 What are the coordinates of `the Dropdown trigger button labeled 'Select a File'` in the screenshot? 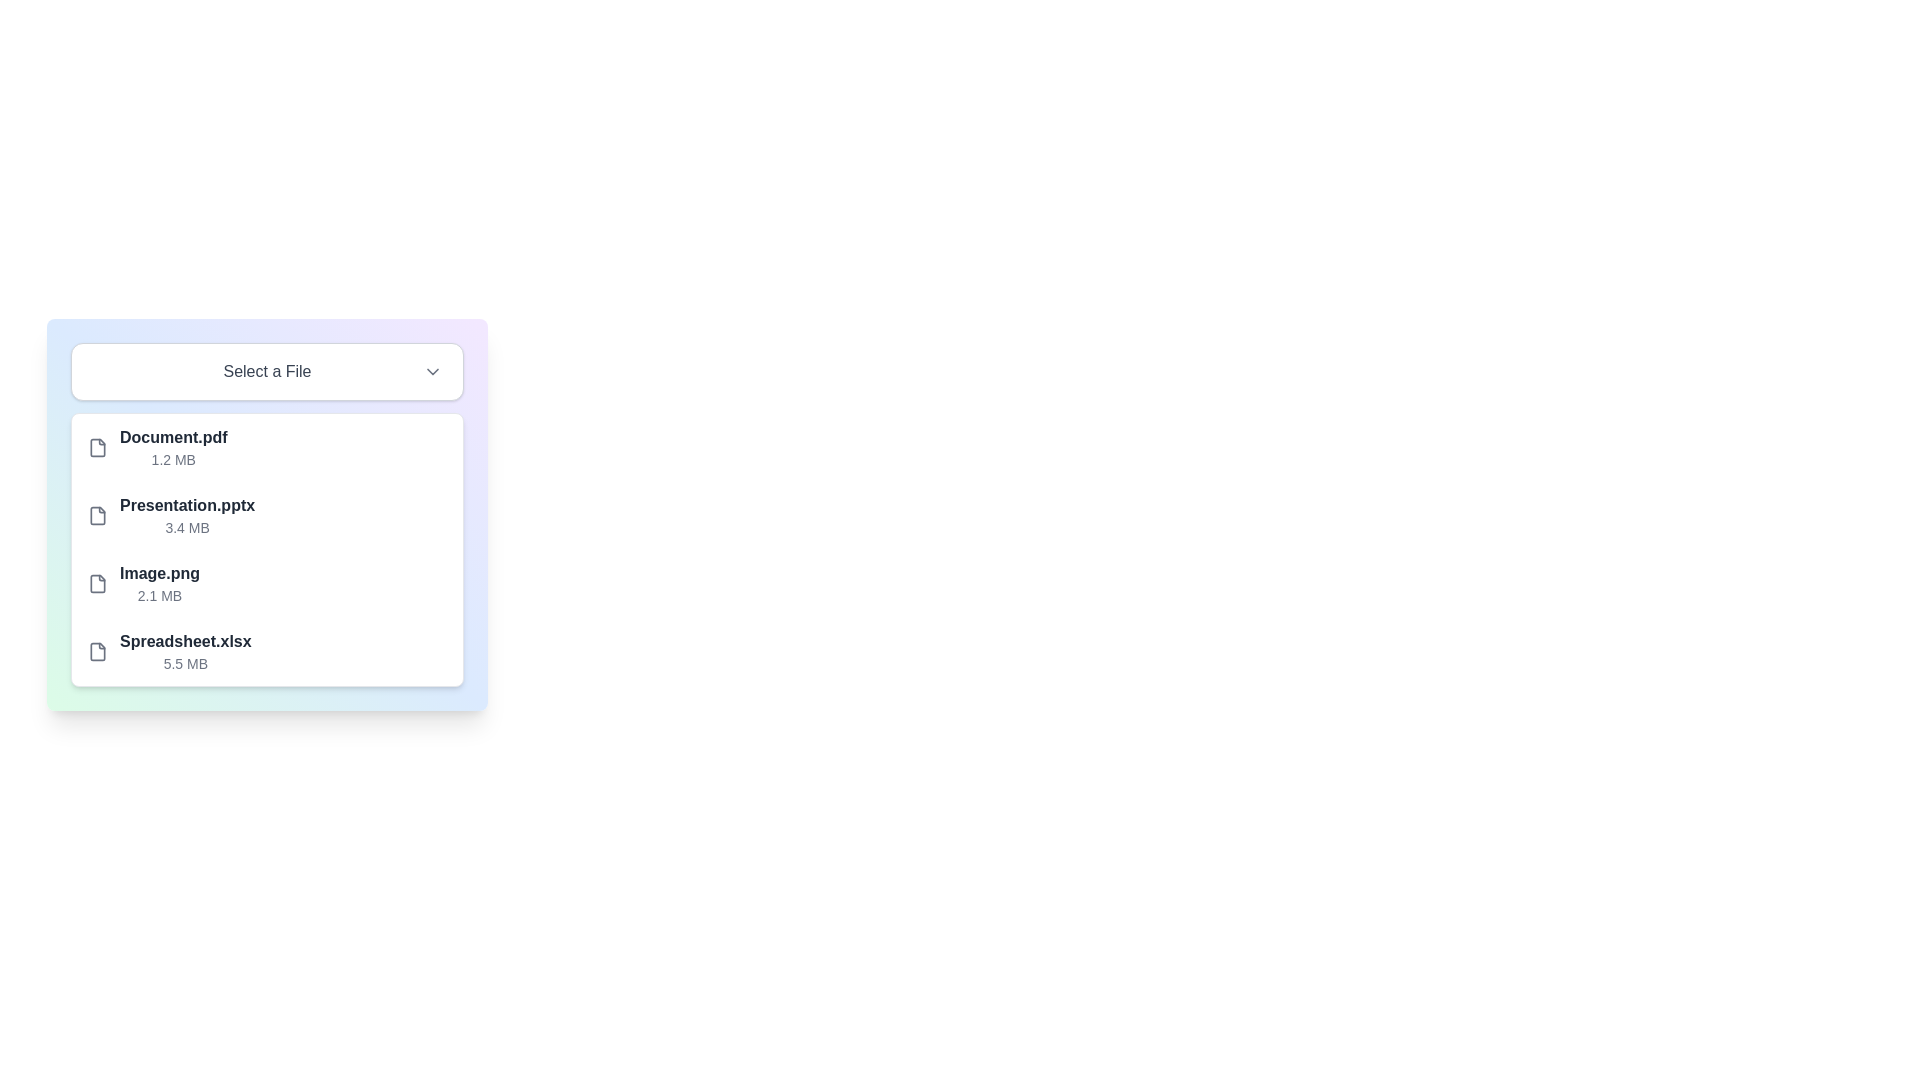 It's located at (266, 371).